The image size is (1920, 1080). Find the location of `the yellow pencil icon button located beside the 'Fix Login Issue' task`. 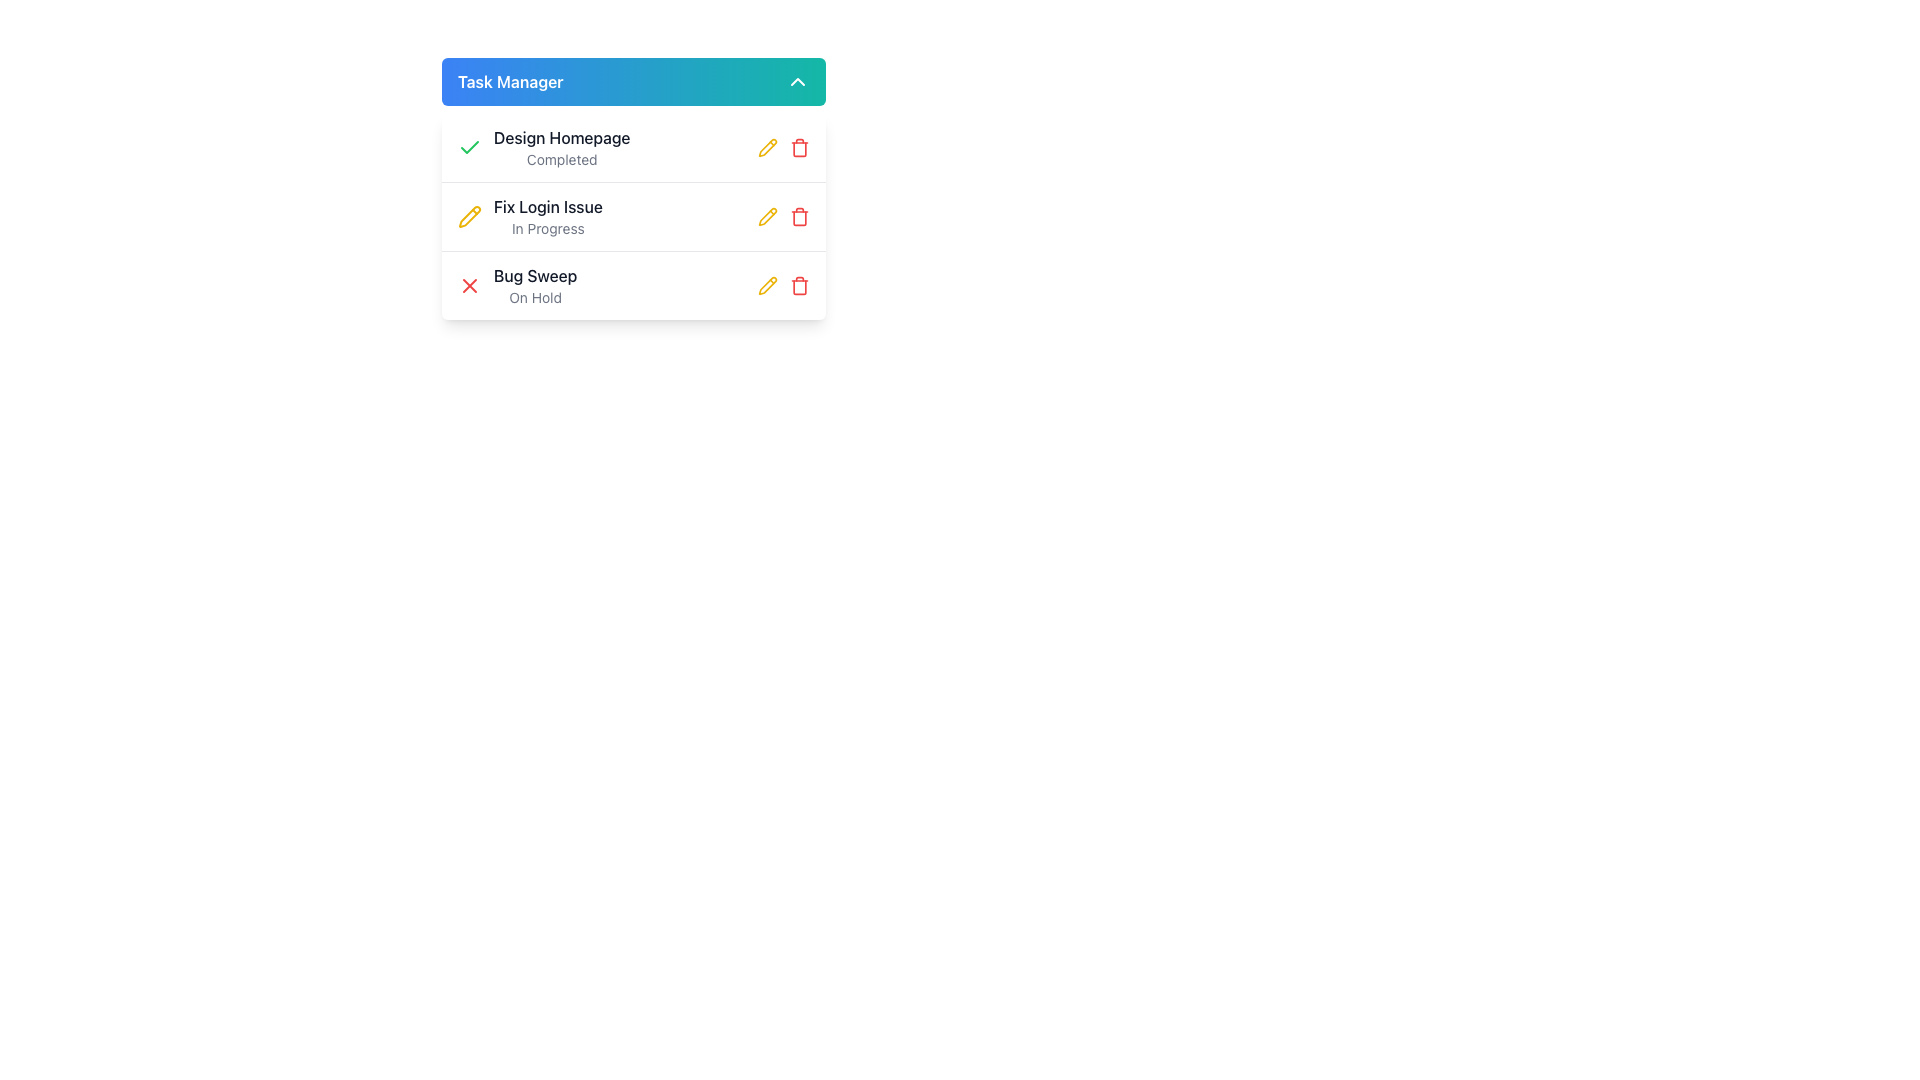

the yellow pencil icon button located beside the 'Fix Login Issue' task is located at coordinates (469, 216).